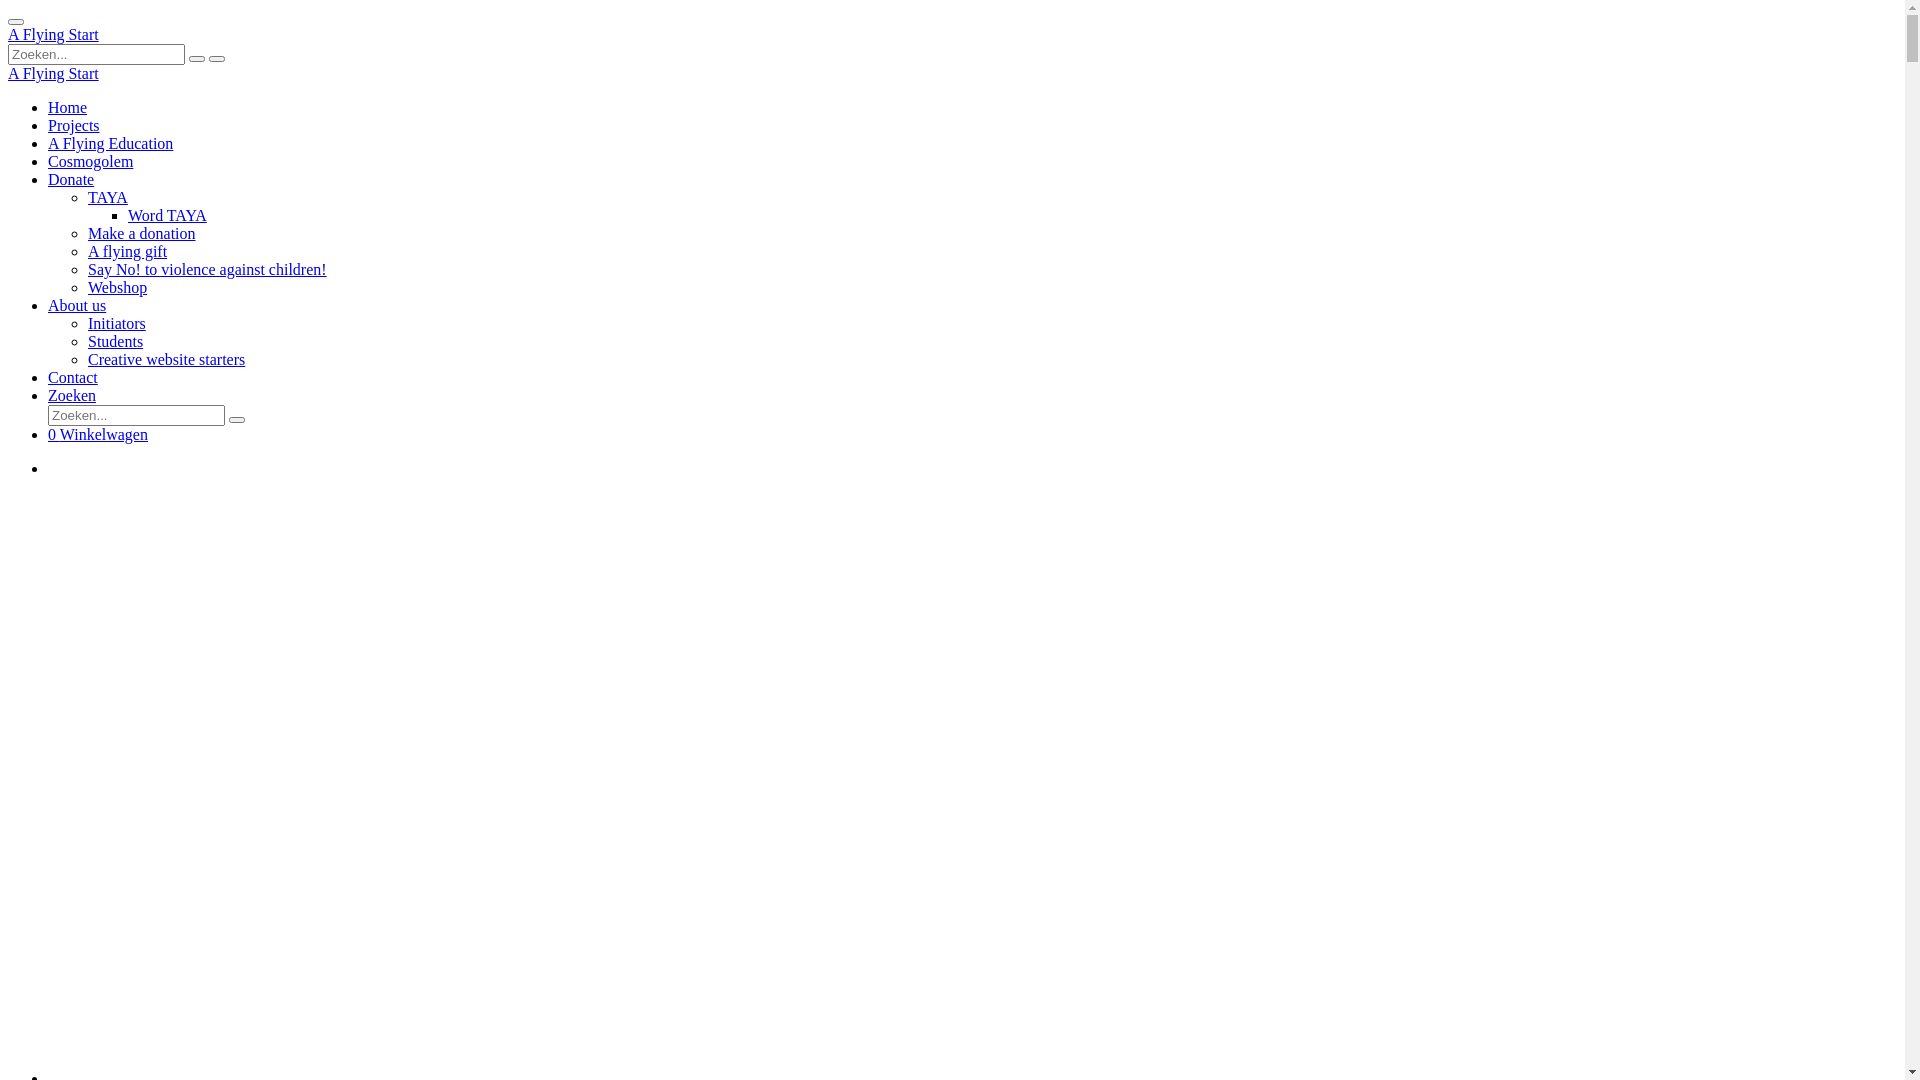 The image size is (1920, 1080). I want to click on 'Donate', so click(71, 178).